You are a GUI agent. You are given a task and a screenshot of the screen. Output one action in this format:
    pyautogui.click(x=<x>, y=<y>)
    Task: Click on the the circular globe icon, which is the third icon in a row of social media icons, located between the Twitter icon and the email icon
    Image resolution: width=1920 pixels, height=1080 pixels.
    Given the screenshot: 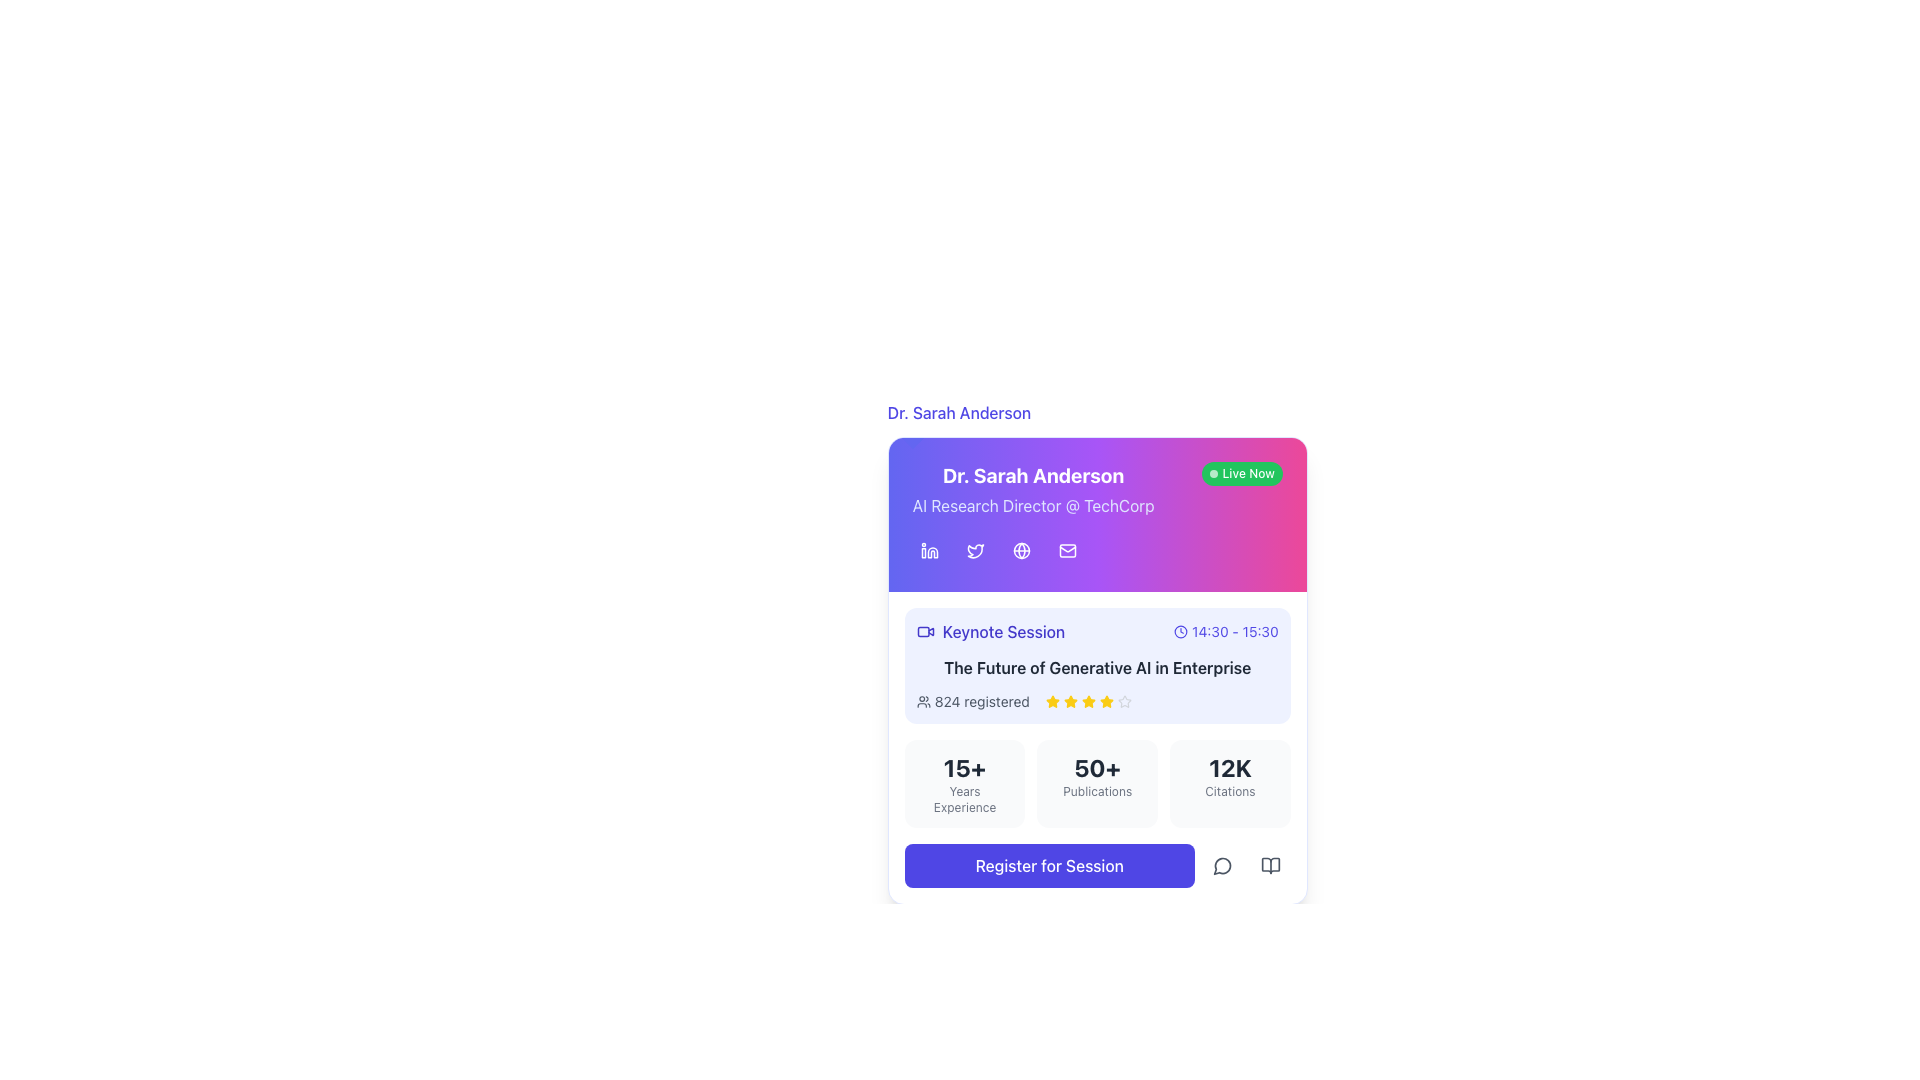 What is the action you would take?
    pyautogui.click(x=1021, y=551)
    